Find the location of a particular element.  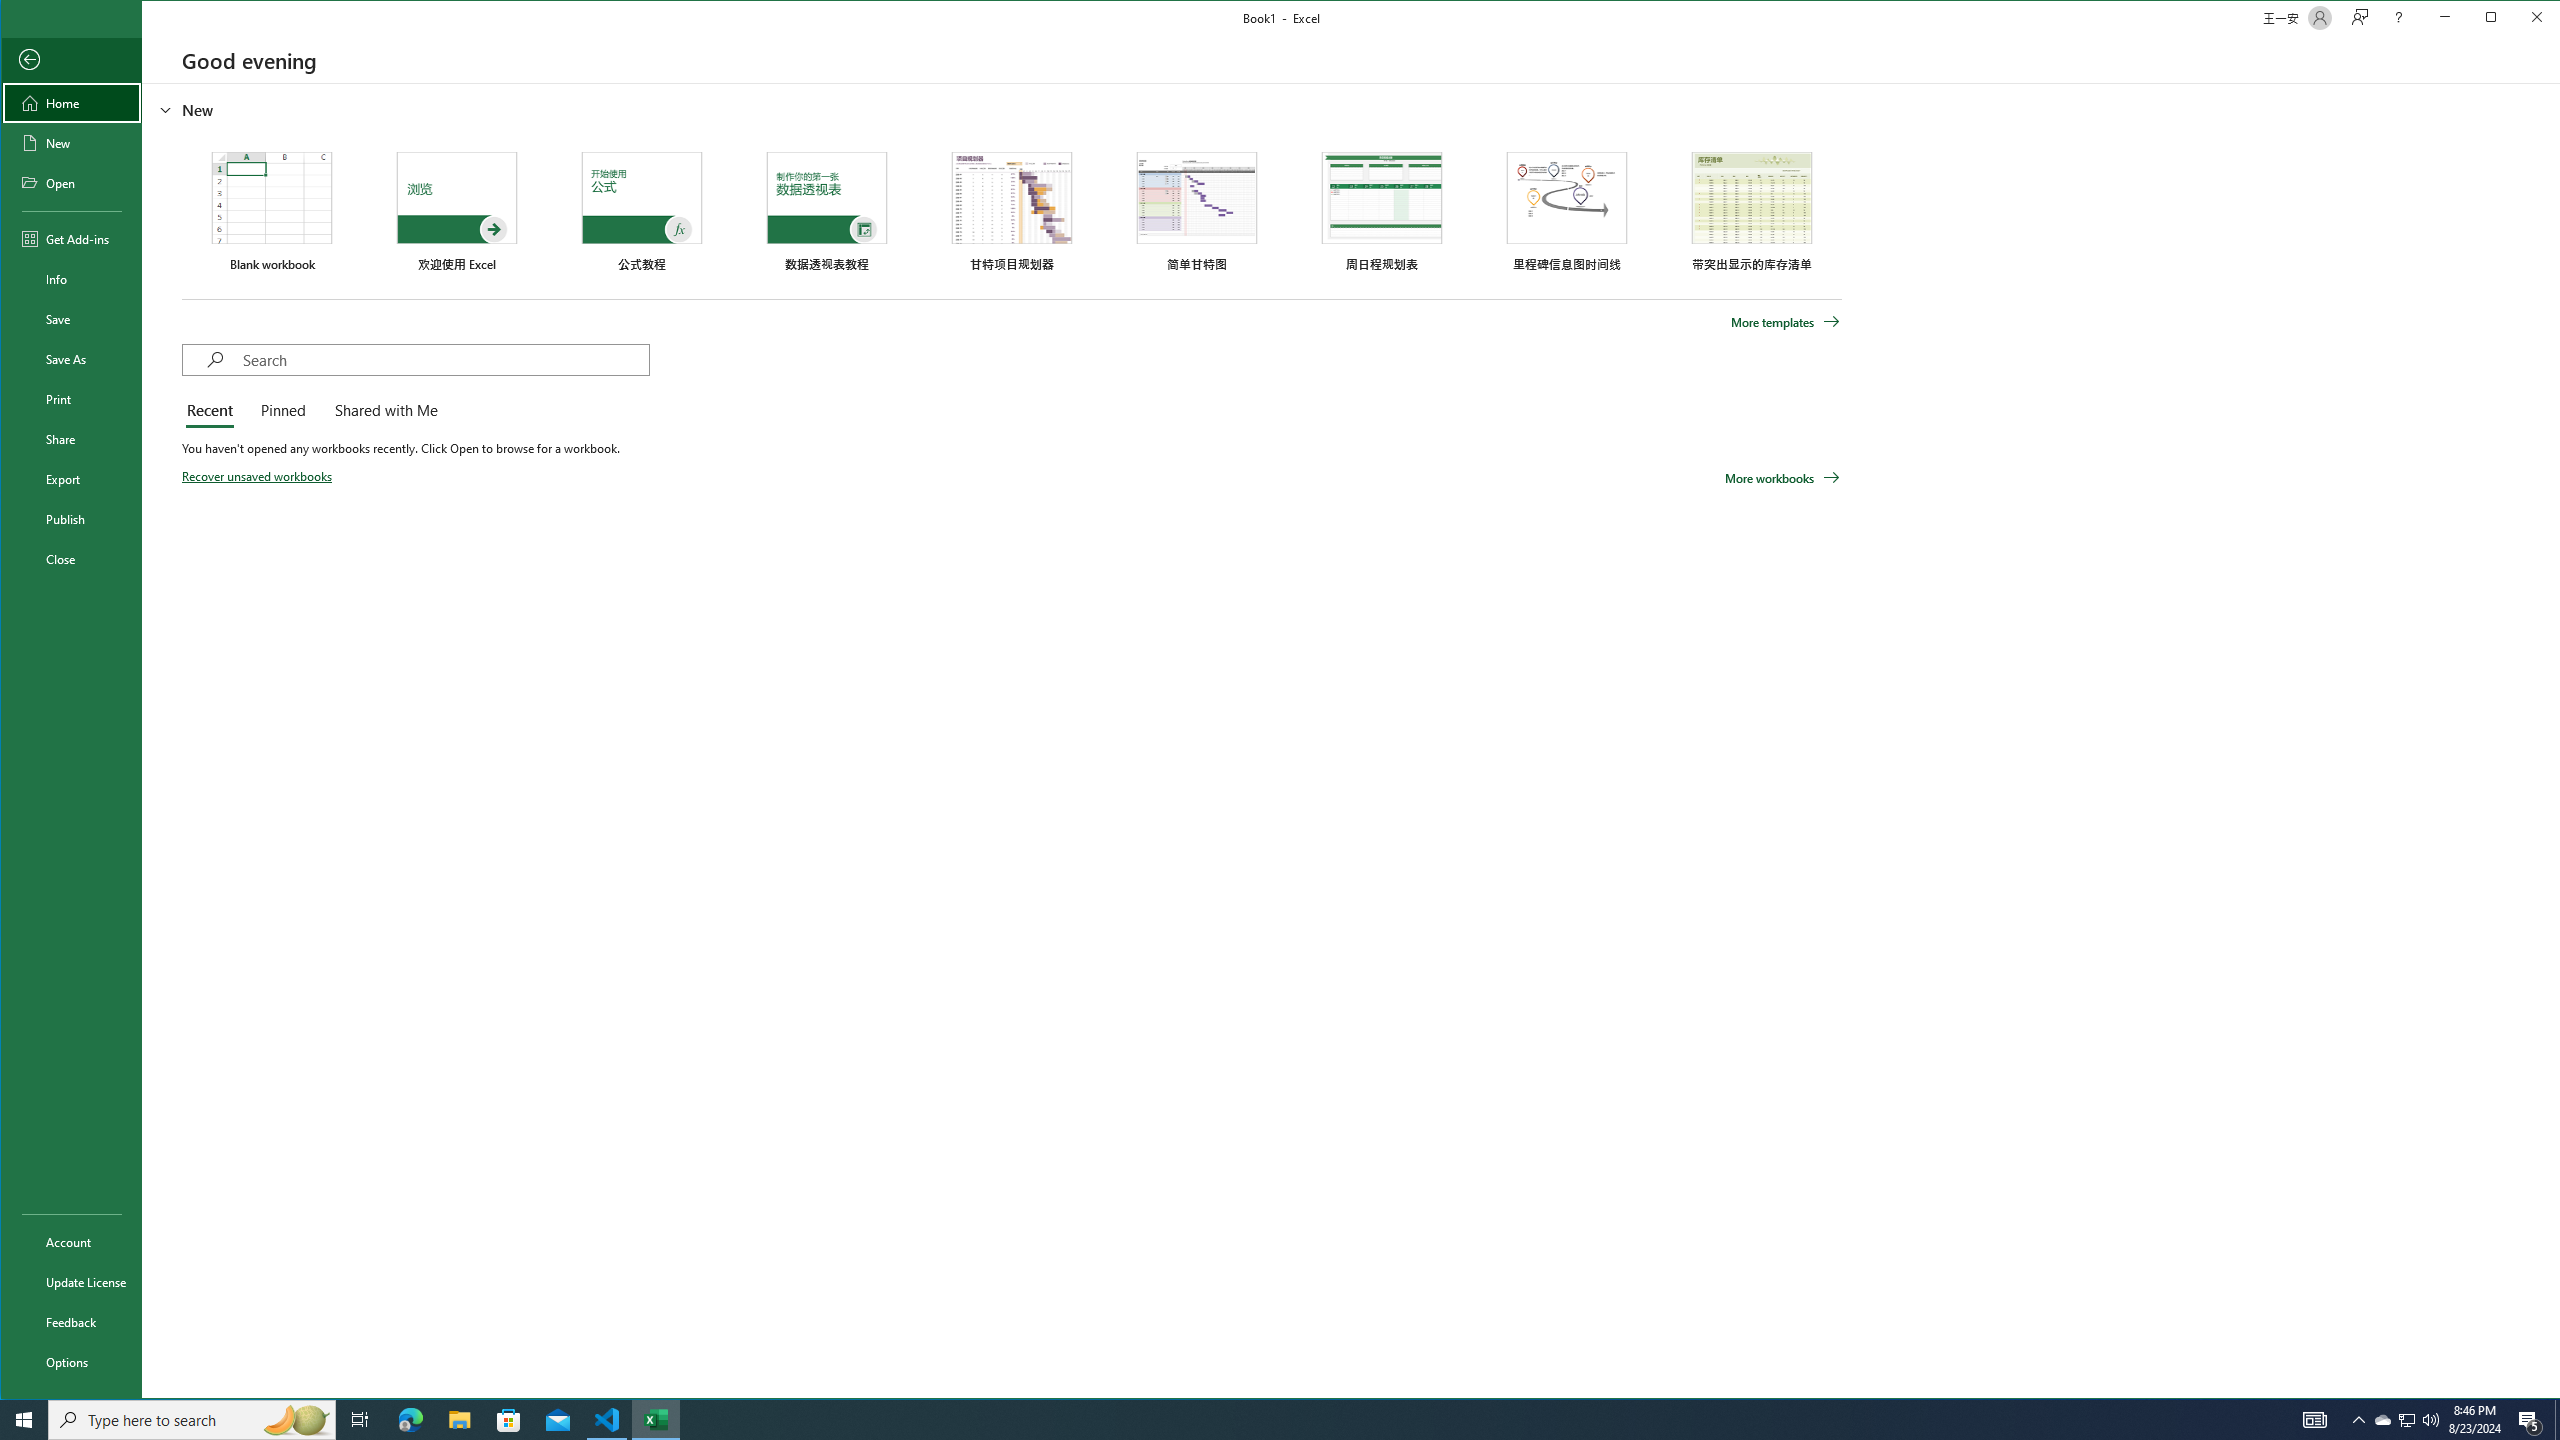

'Type here to search' is located at coordinates (191, 1418).